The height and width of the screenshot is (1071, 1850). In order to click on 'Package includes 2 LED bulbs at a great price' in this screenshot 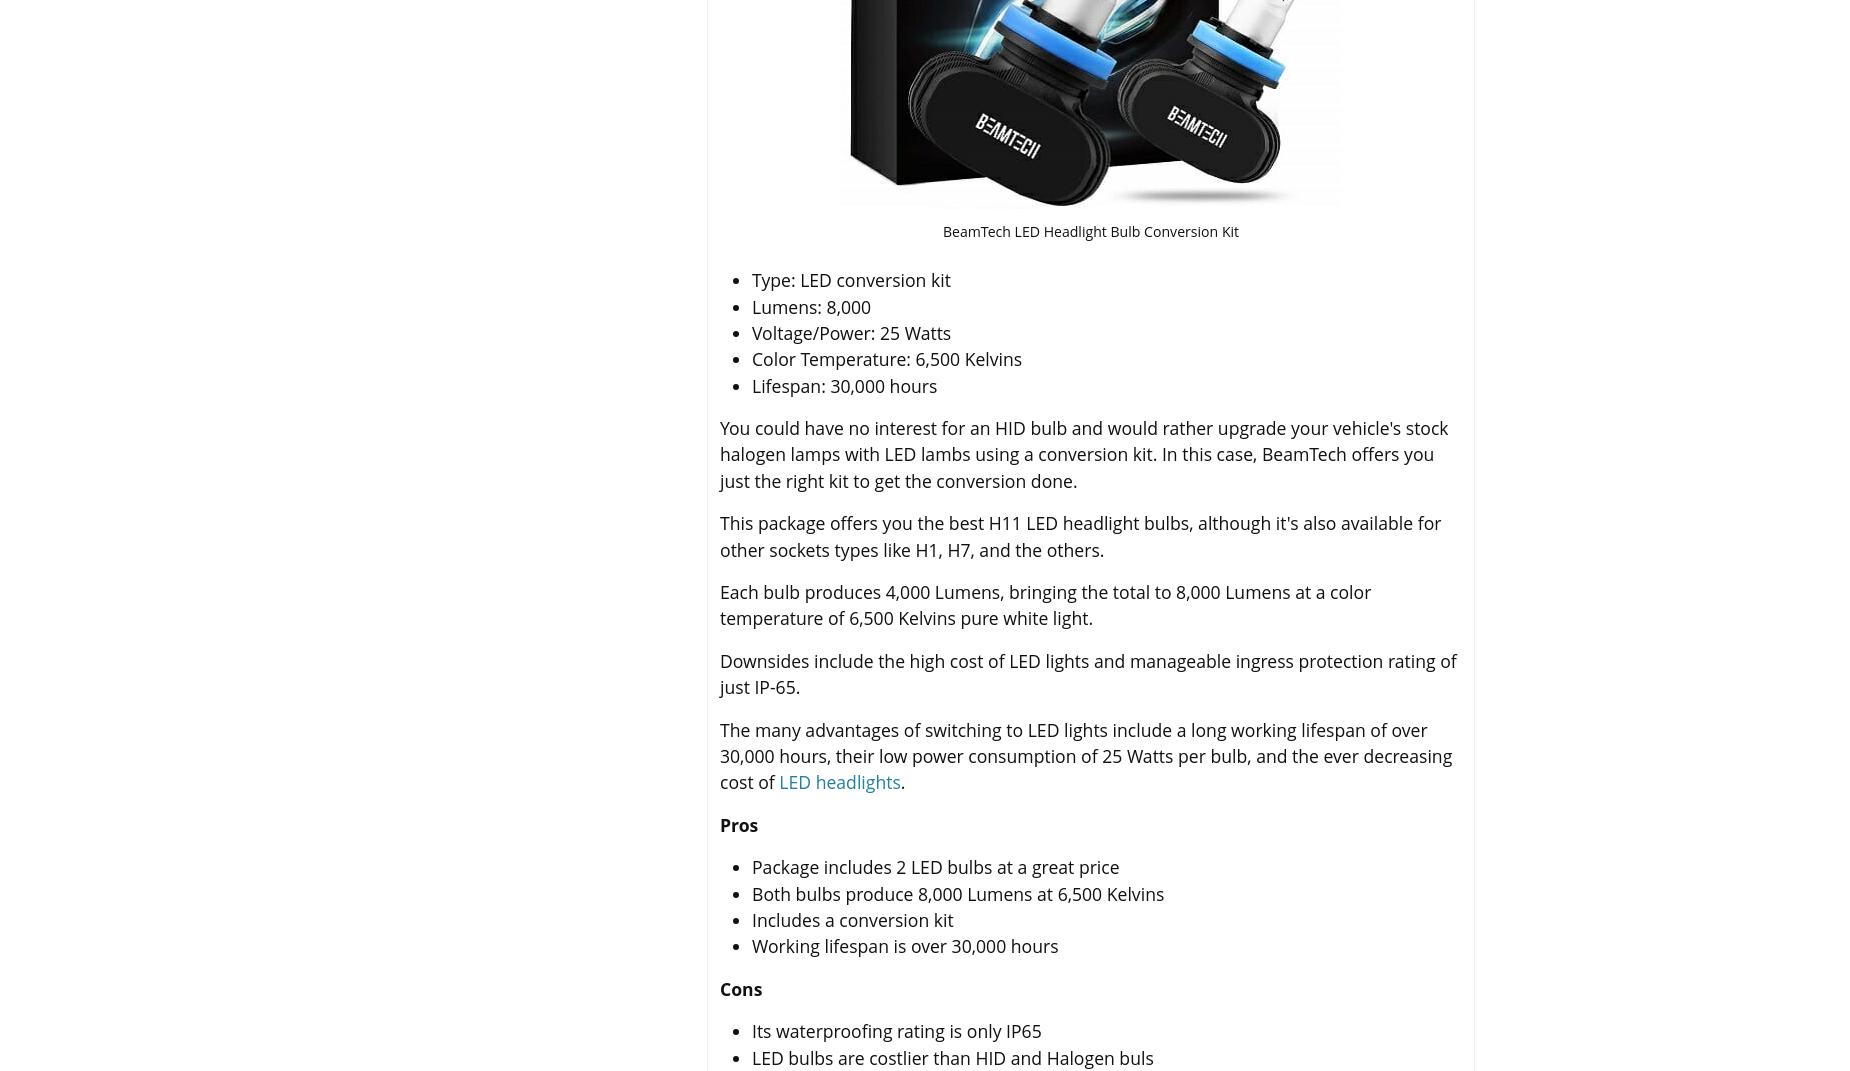, I will do `click(934, 866)`.